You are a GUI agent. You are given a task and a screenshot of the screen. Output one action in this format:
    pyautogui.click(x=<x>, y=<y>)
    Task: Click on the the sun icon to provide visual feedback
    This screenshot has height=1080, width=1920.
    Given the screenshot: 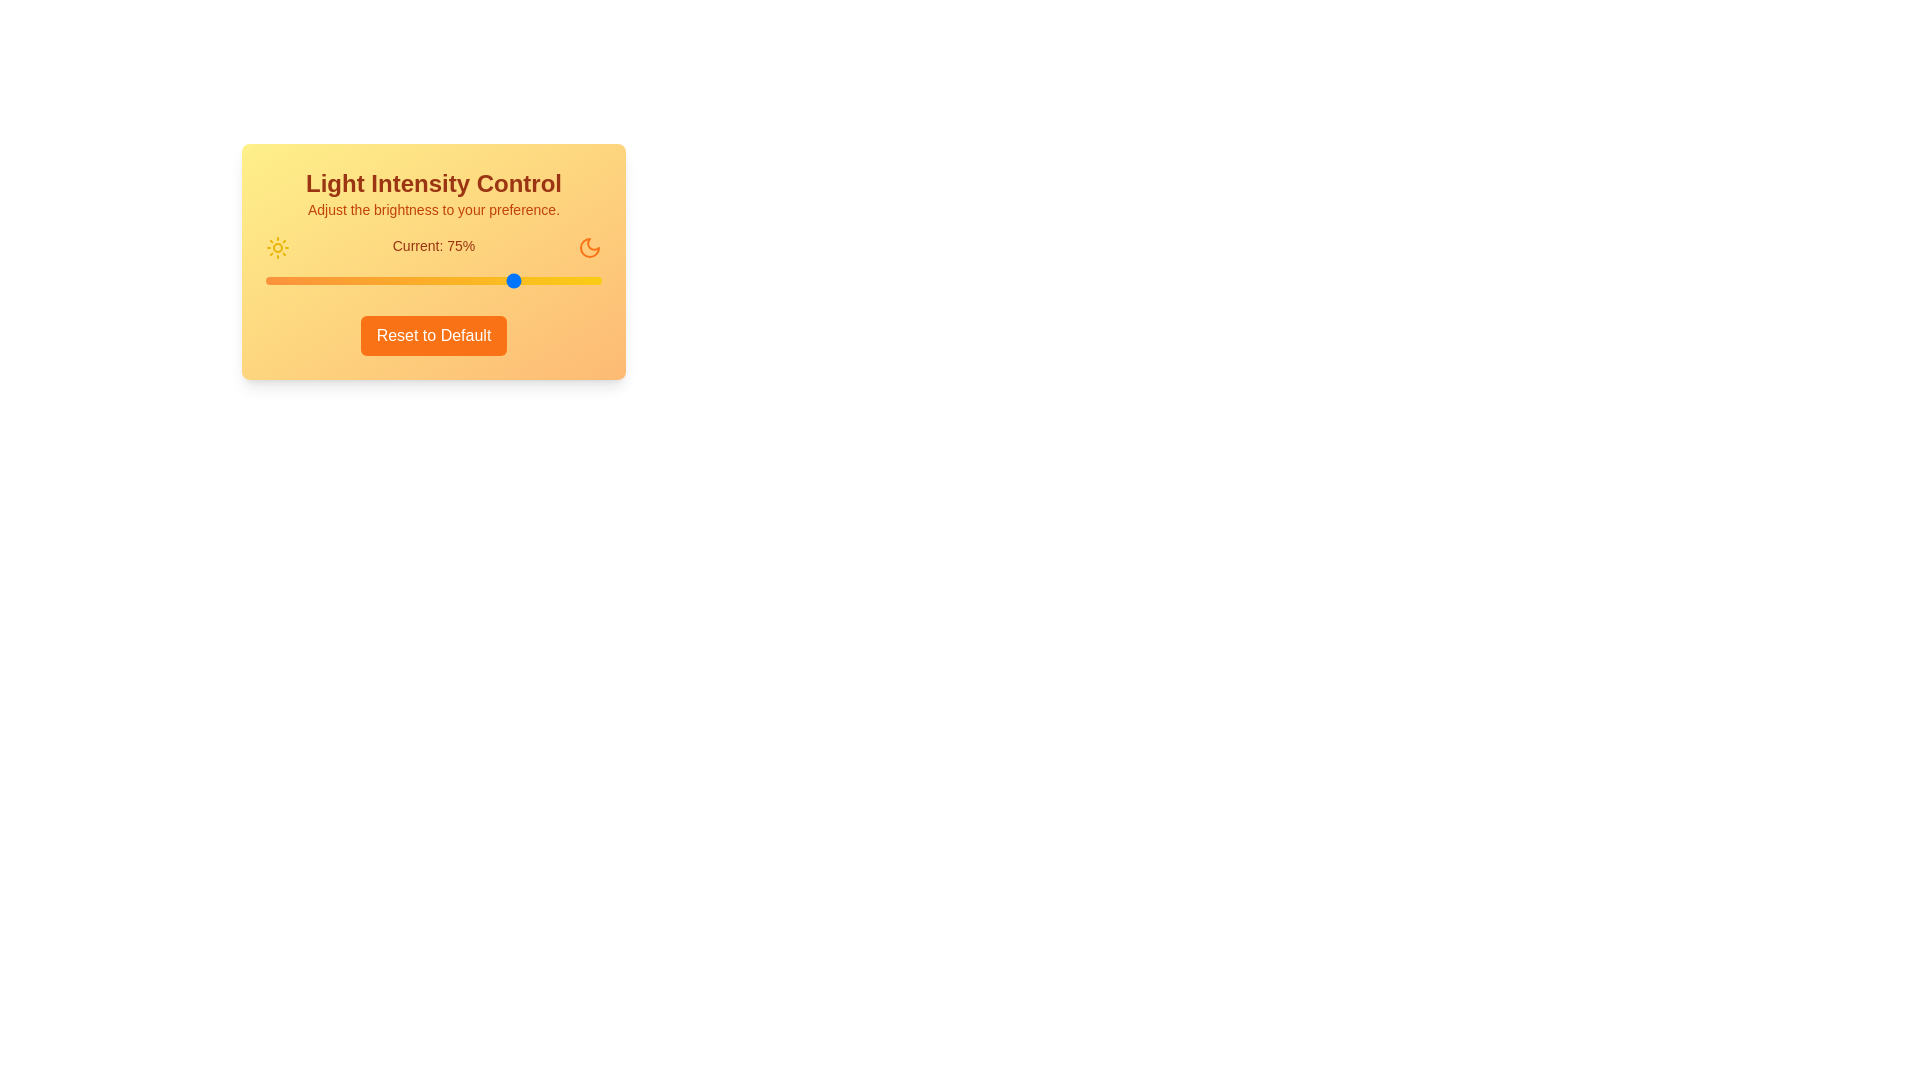 What is the action you would take?
    pyautogui.click(x=277, y=246)
    